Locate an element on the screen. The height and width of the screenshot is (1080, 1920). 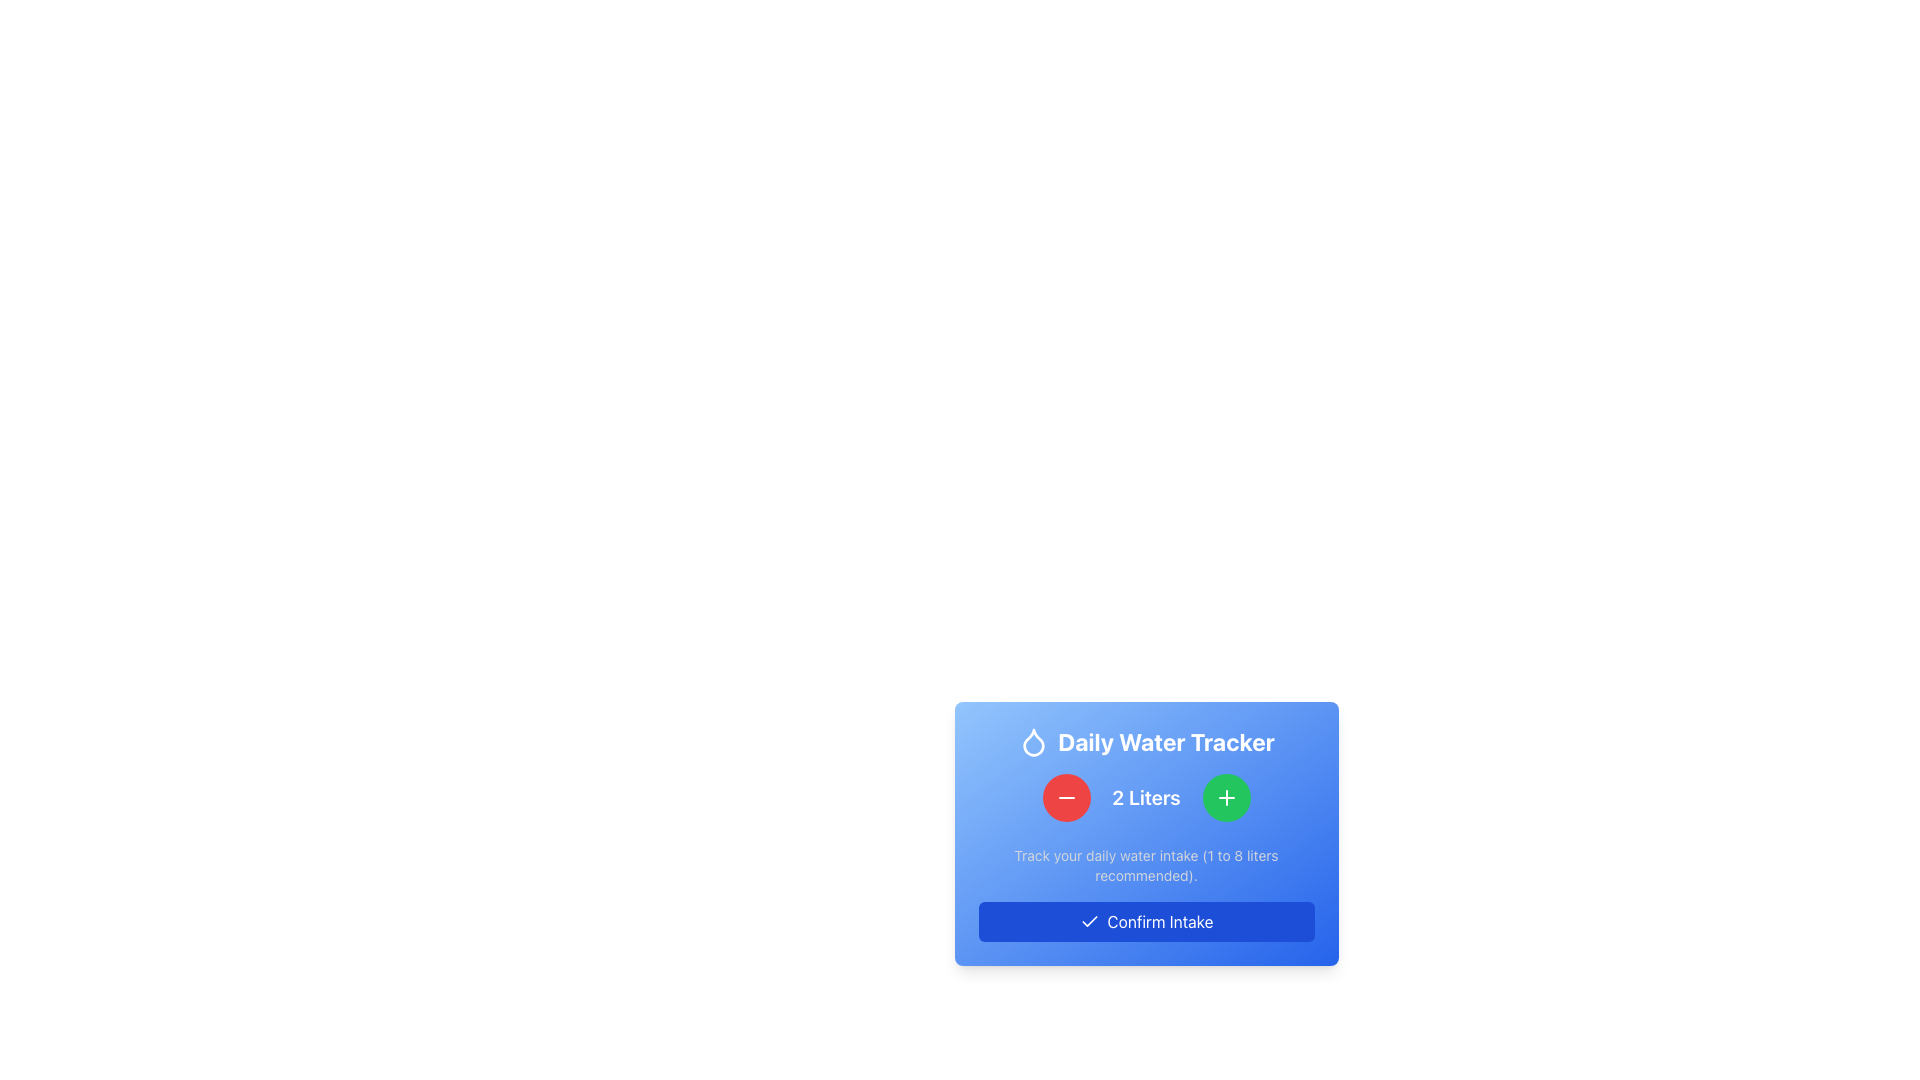
the increment water intake button on the 'Daily Water Tracker' interface, located within the green button to the right of the '2 Liters' text is located at coordinates (1225, 797).